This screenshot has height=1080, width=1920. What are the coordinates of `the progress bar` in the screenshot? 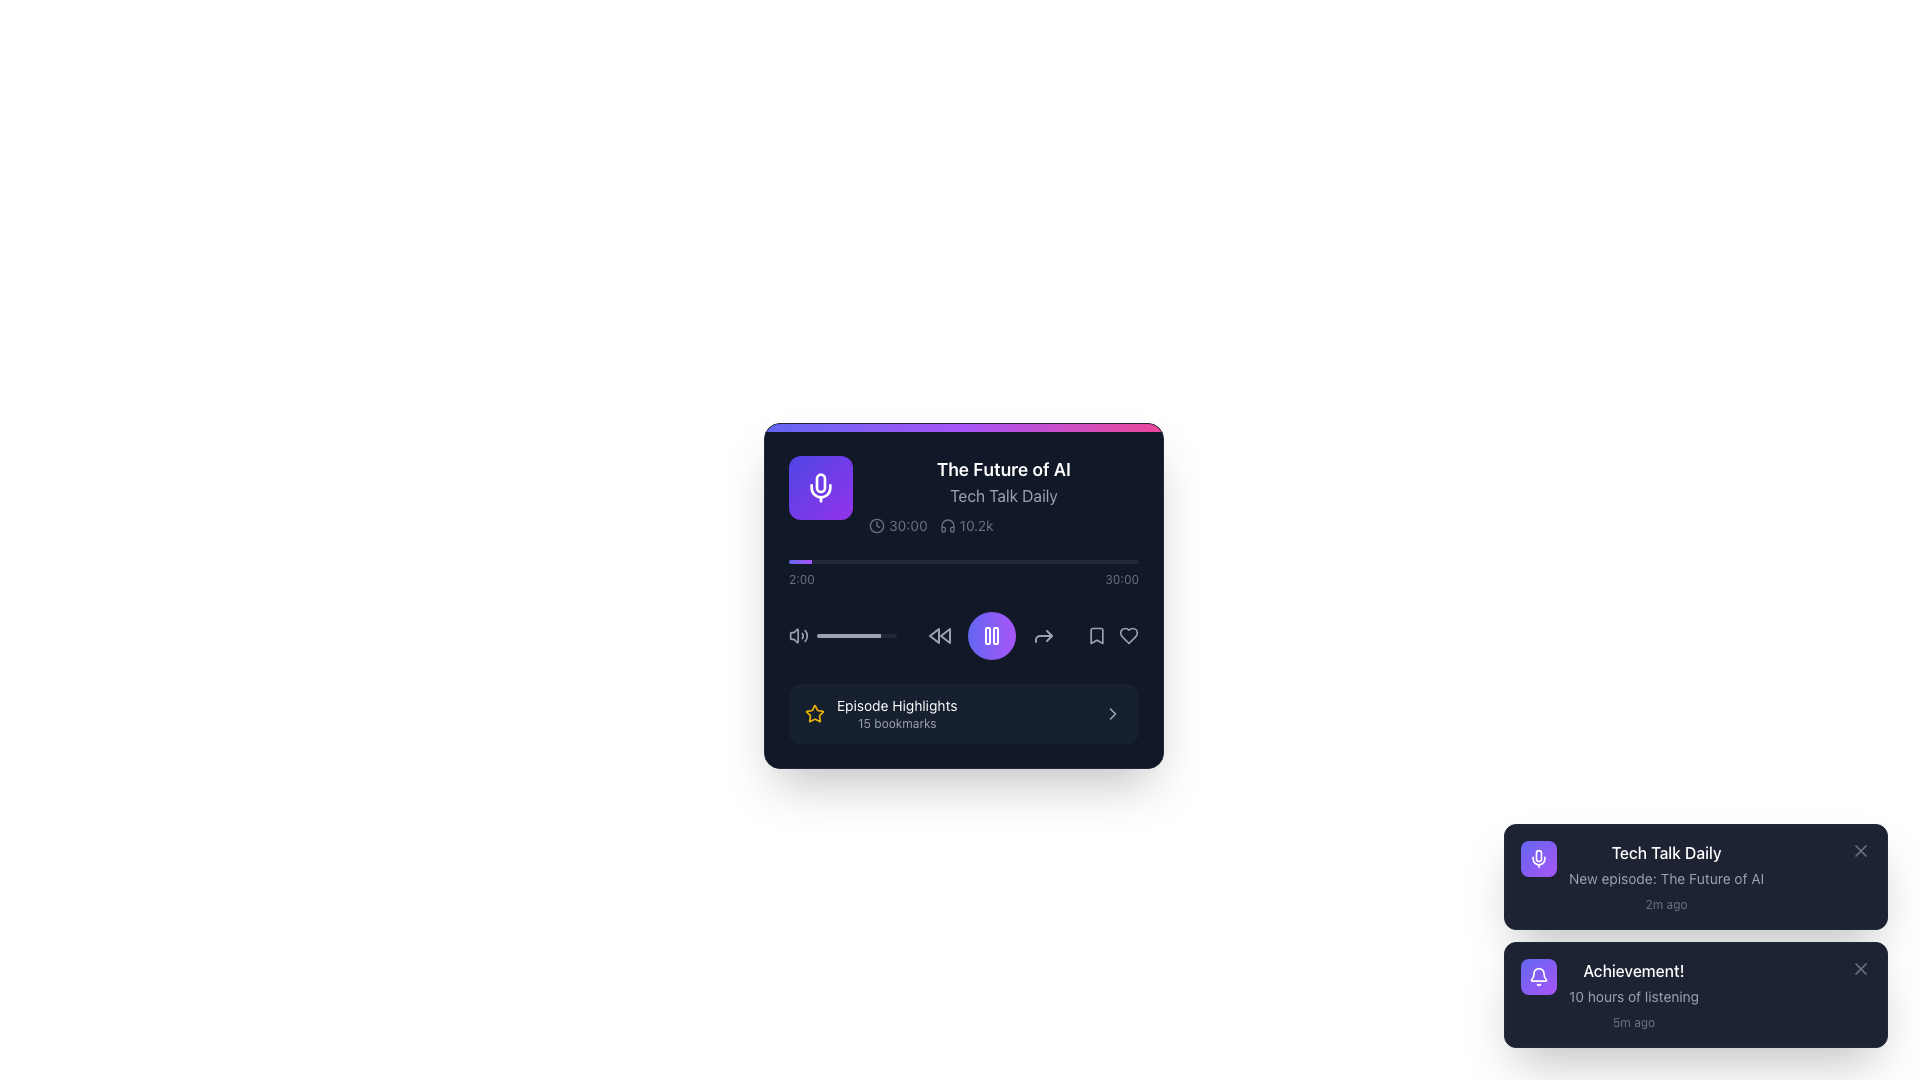 It's located at (835, 636).